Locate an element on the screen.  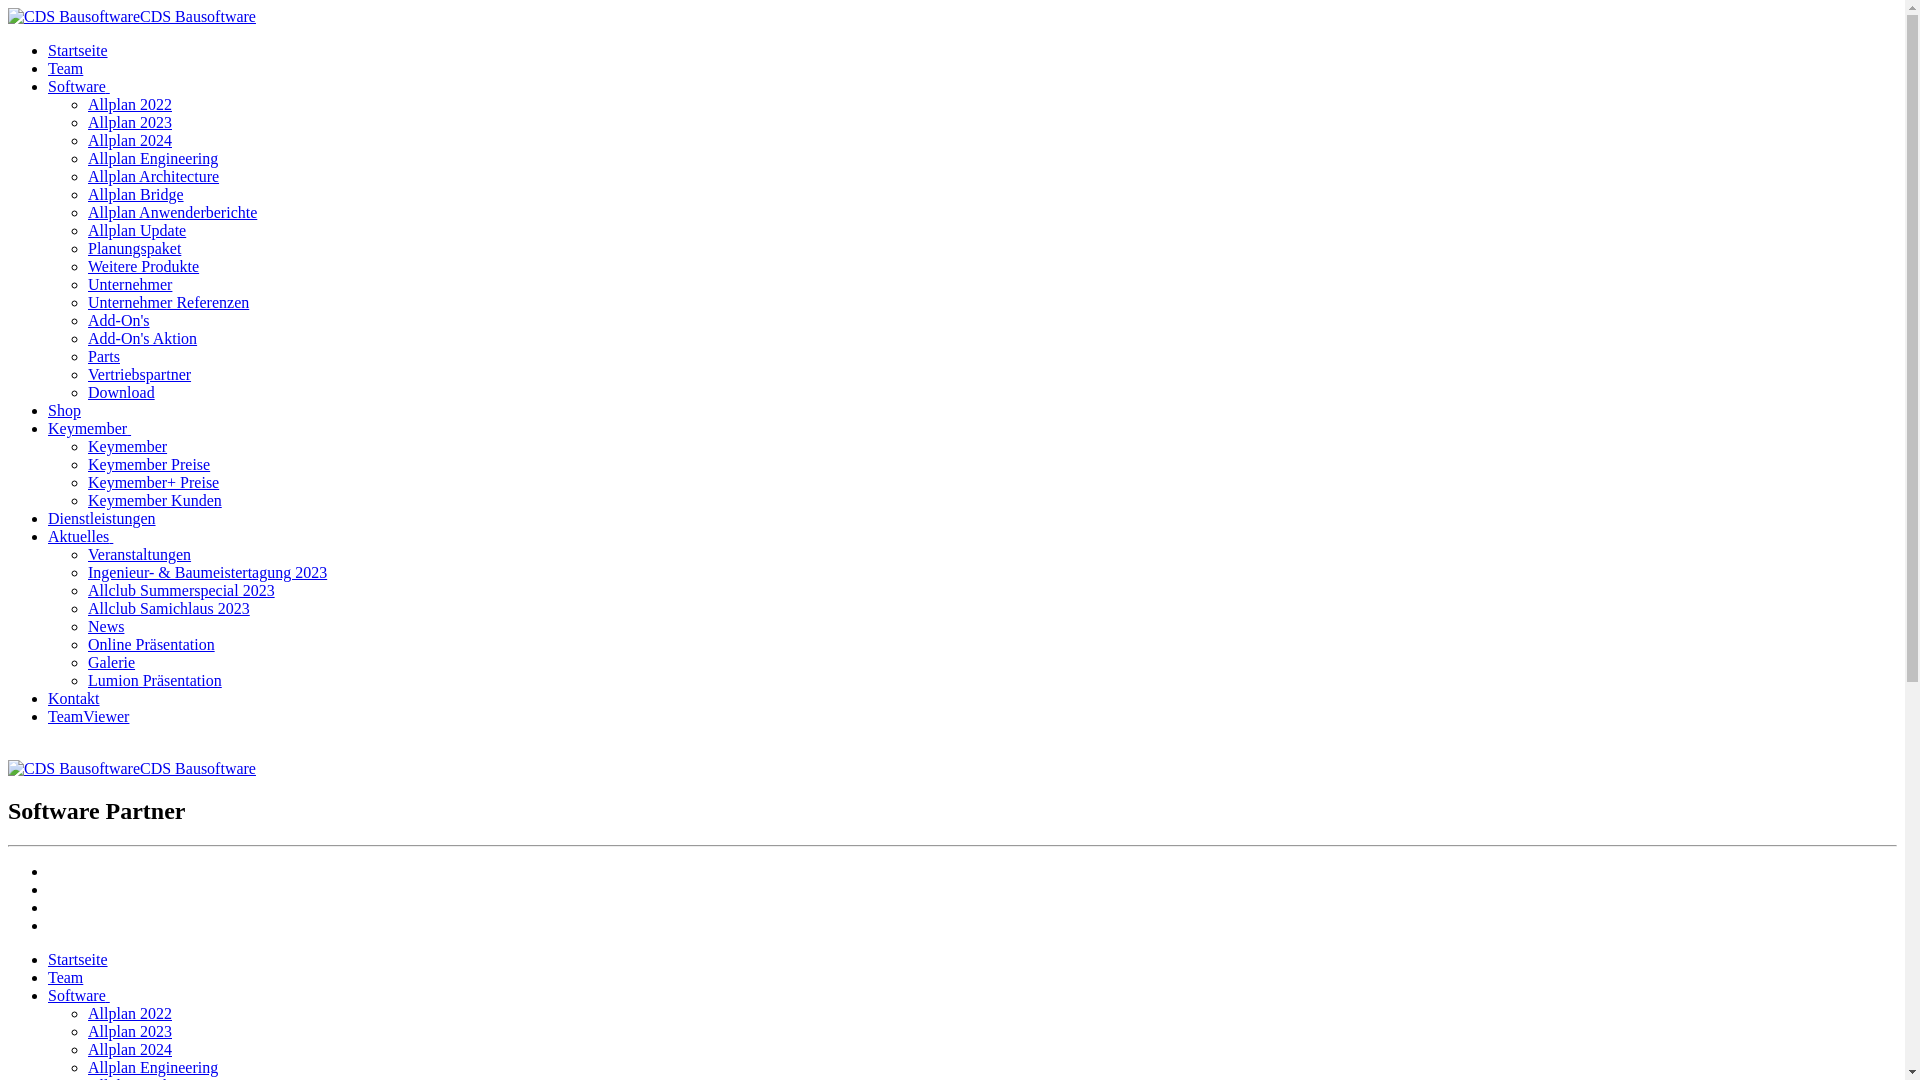
'Startseite' is located at coordinates (48, 958).